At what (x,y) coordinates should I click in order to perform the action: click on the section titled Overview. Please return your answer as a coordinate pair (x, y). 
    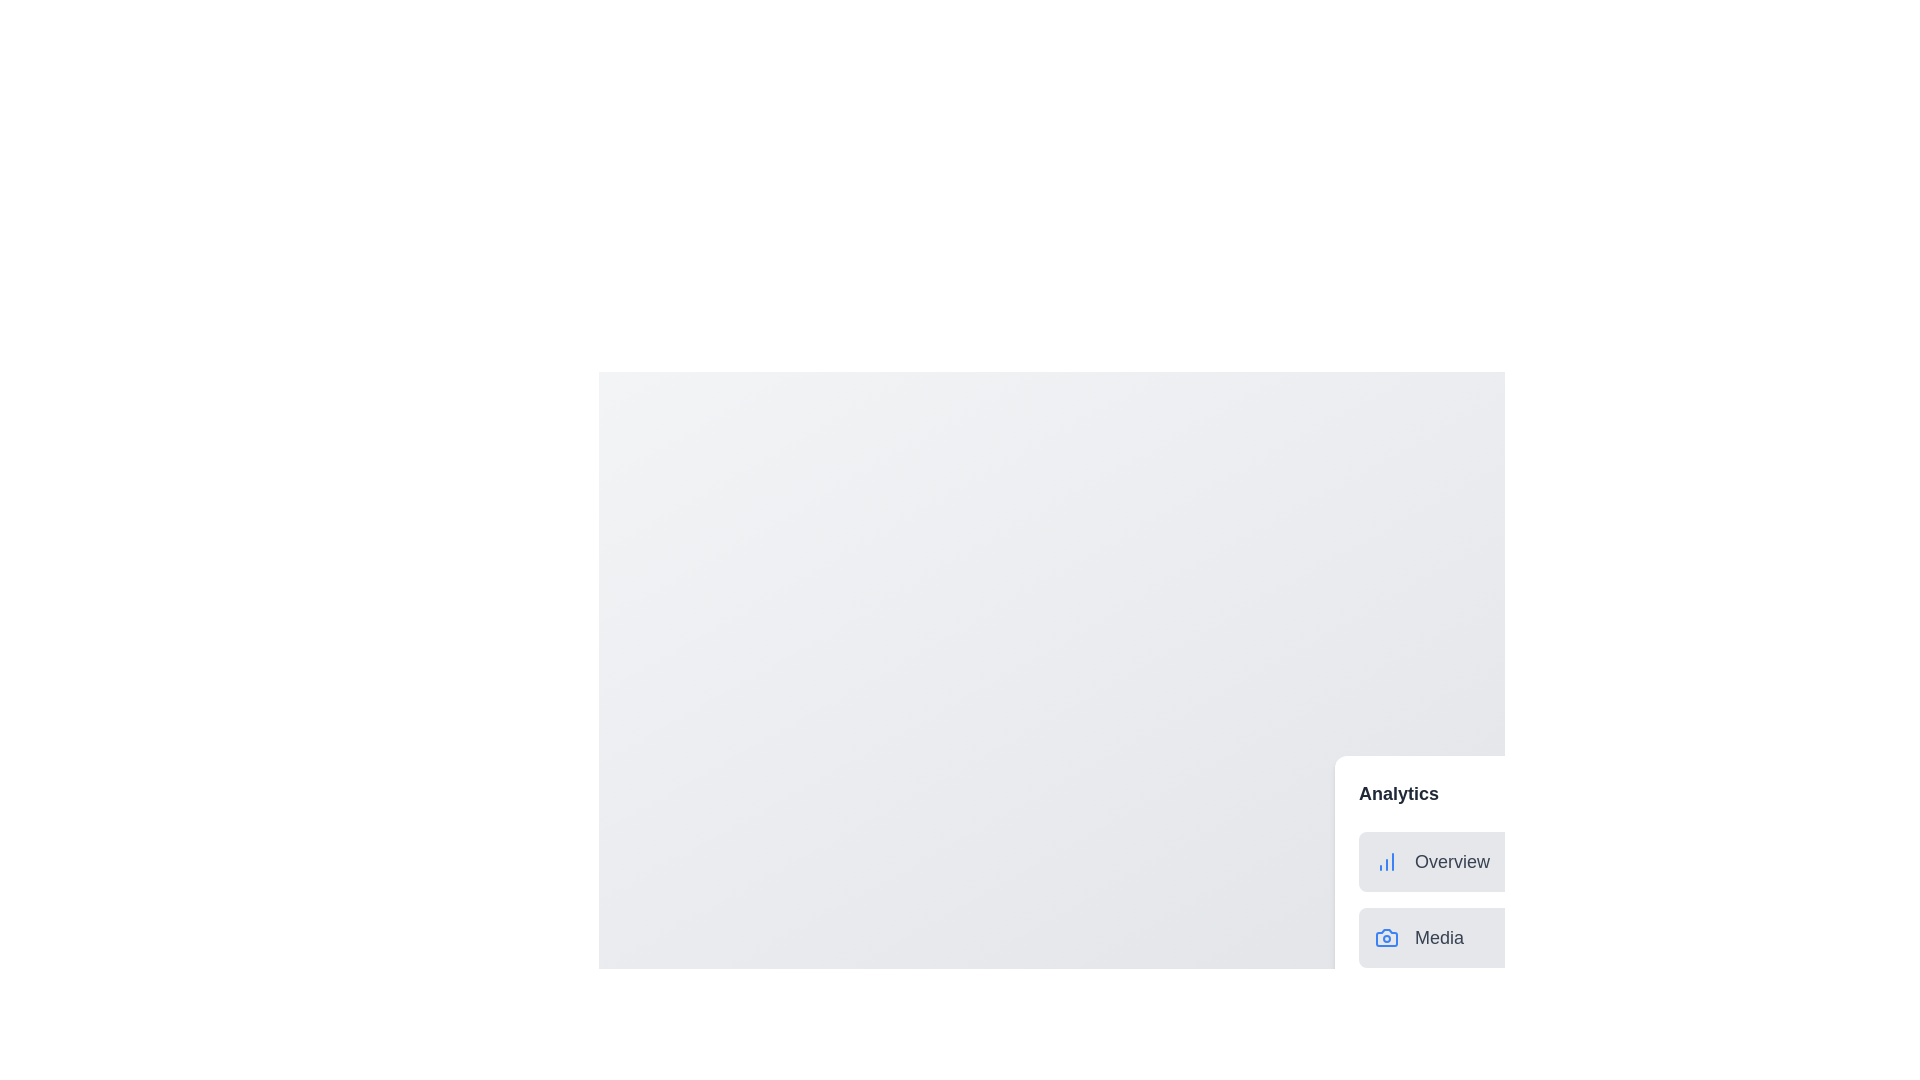
    Looking at the image, I should click on (1414, 860).